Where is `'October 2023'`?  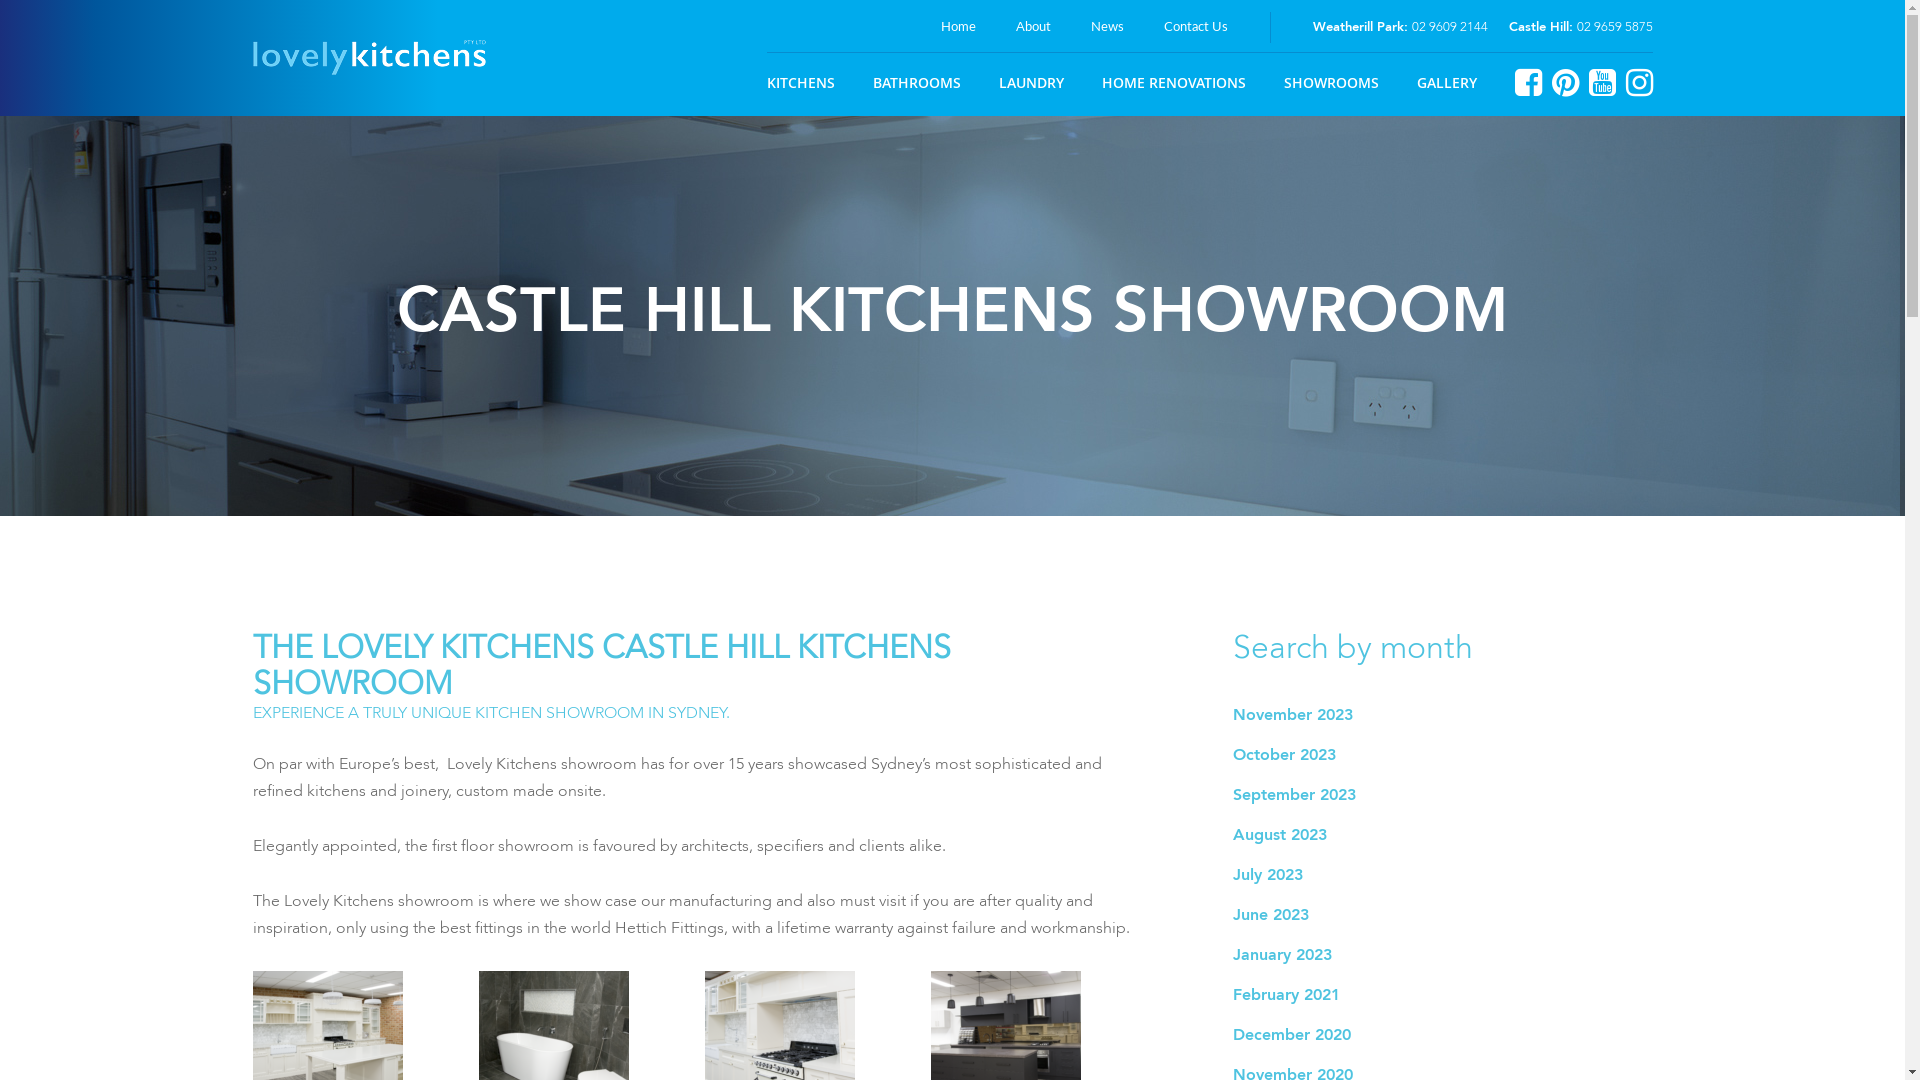
'October 2023' is located at coordinates (1283, 756).